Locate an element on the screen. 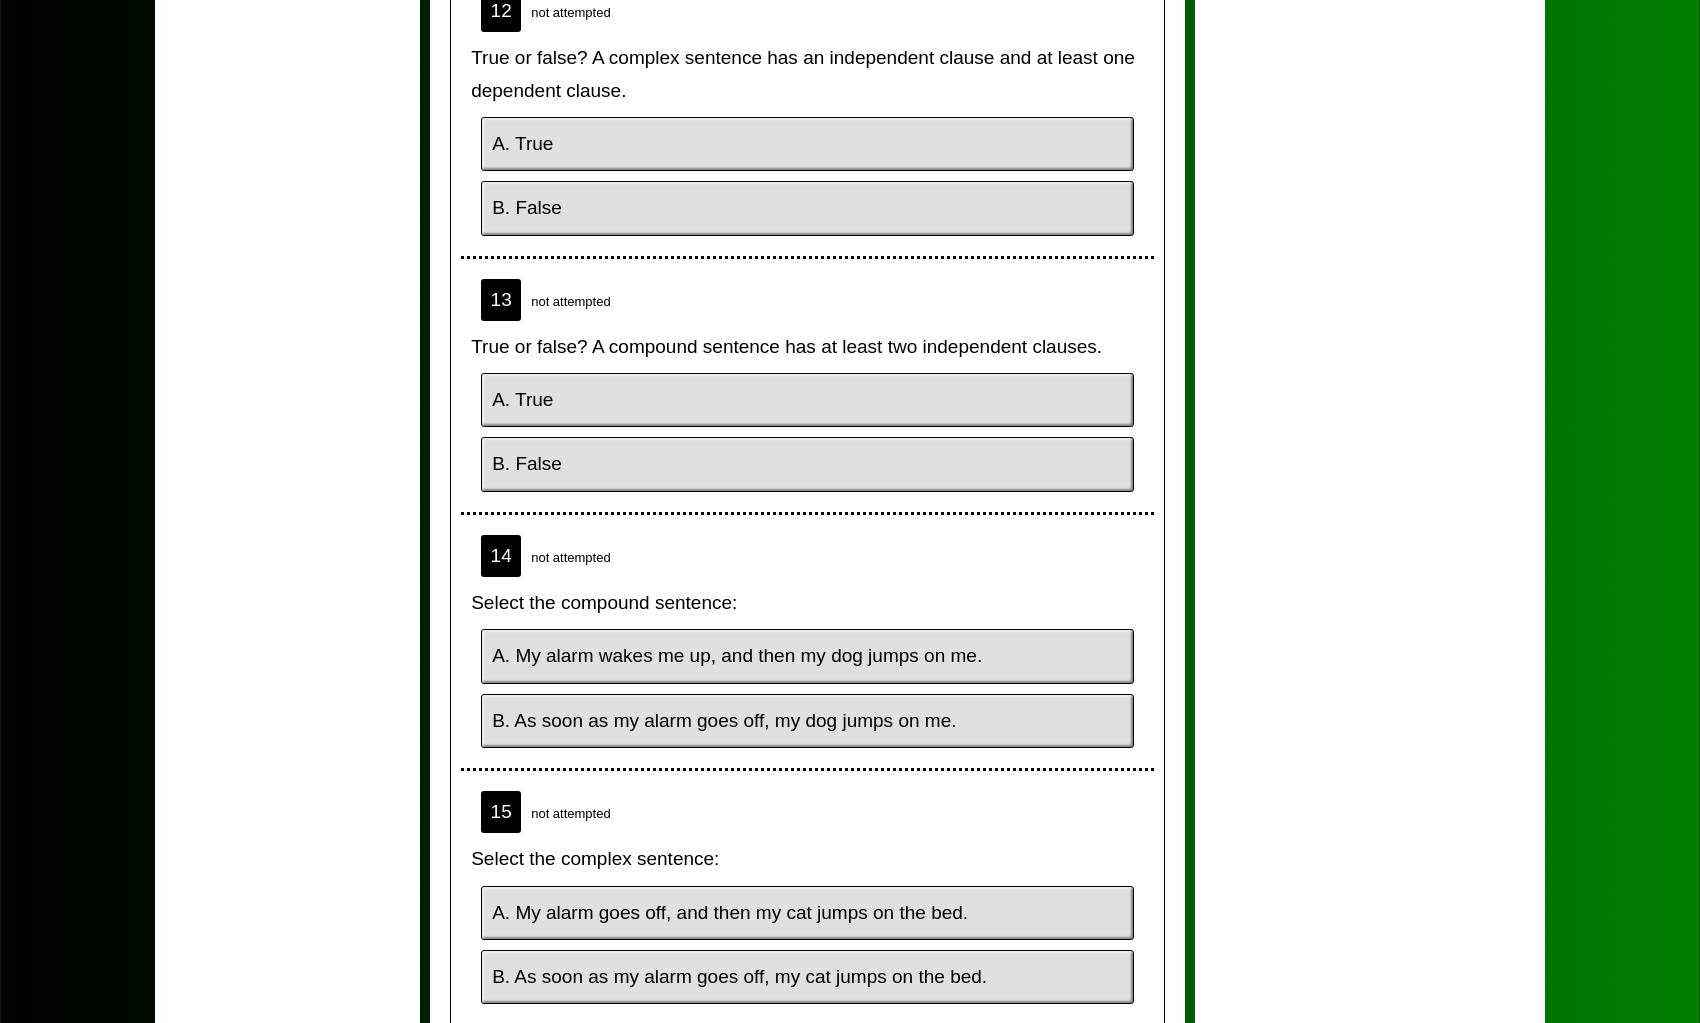  'A. My alarm wakes me up, and then my dog jumps on me.' is located at coordinates (736, 655).